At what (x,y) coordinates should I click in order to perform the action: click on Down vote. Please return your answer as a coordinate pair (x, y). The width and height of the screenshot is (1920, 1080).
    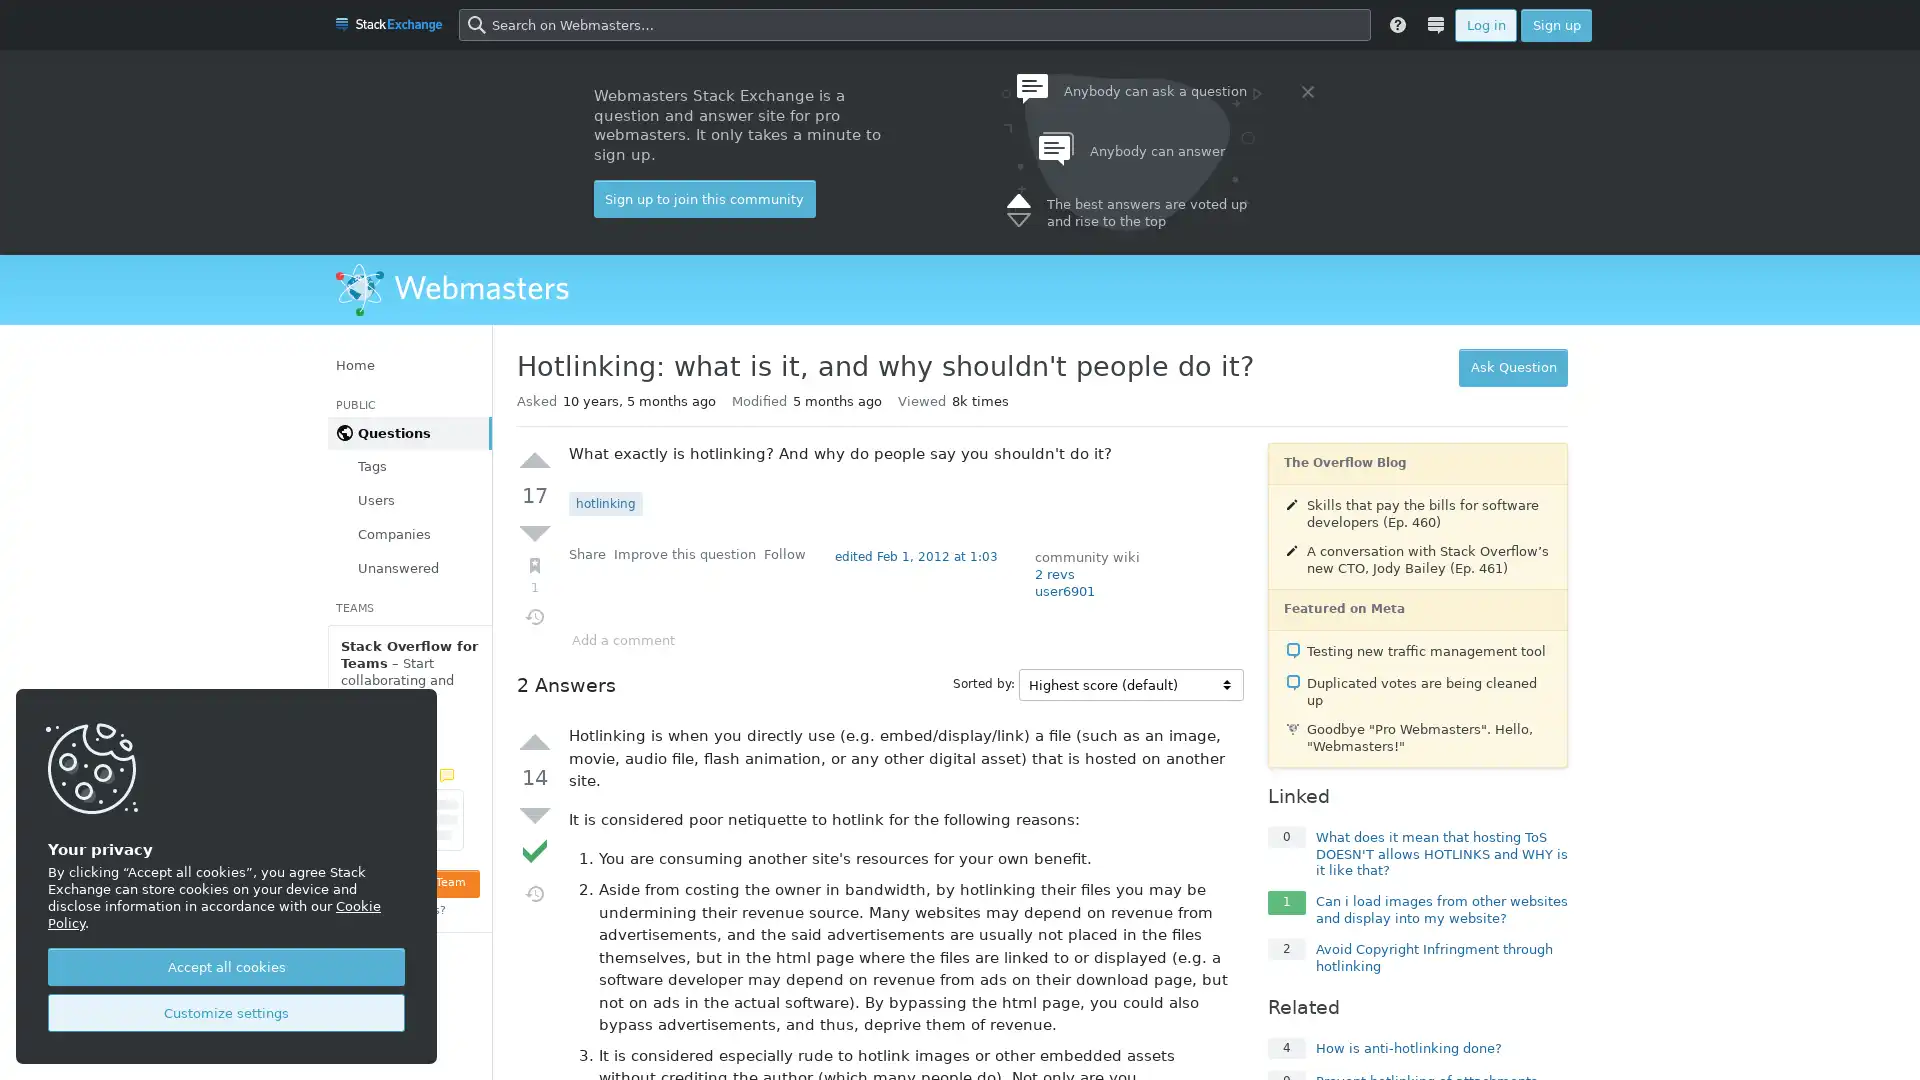
    Looking at the image, I should click on (534, 813).